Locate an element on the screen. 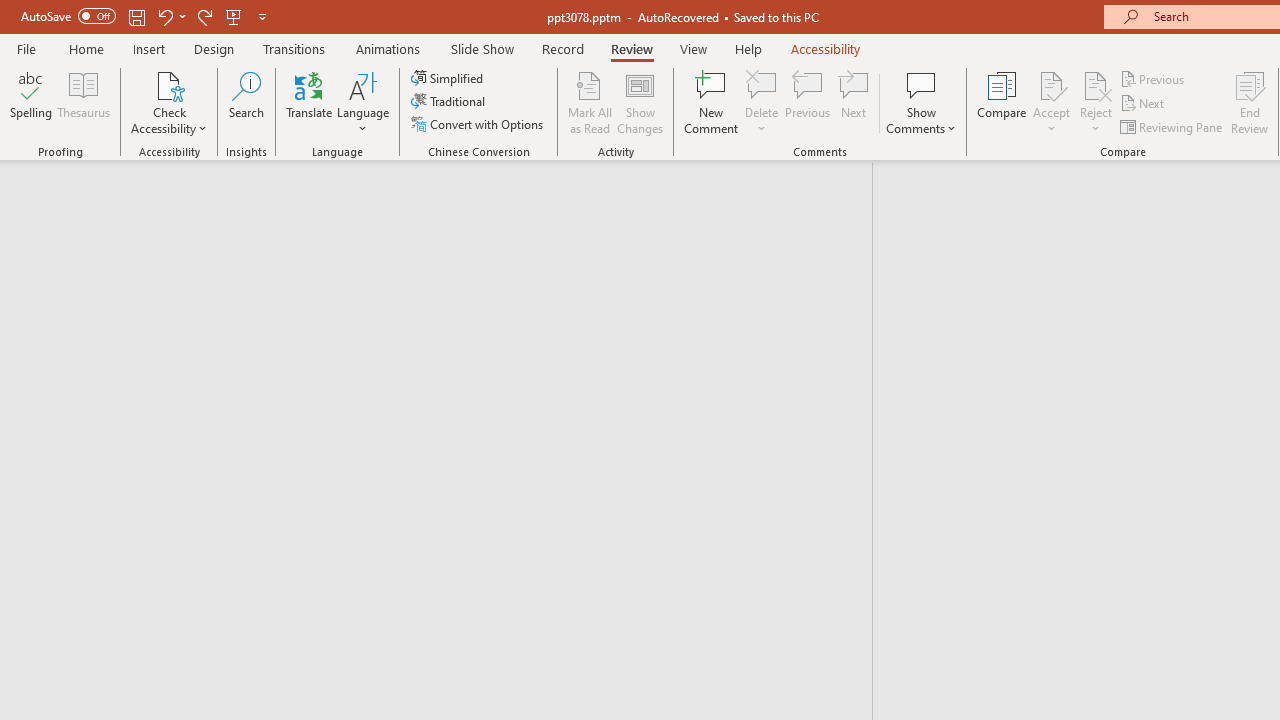 This screenshot has width=1280, height=720. 'End Review' is located at coordinates (1248, 103).